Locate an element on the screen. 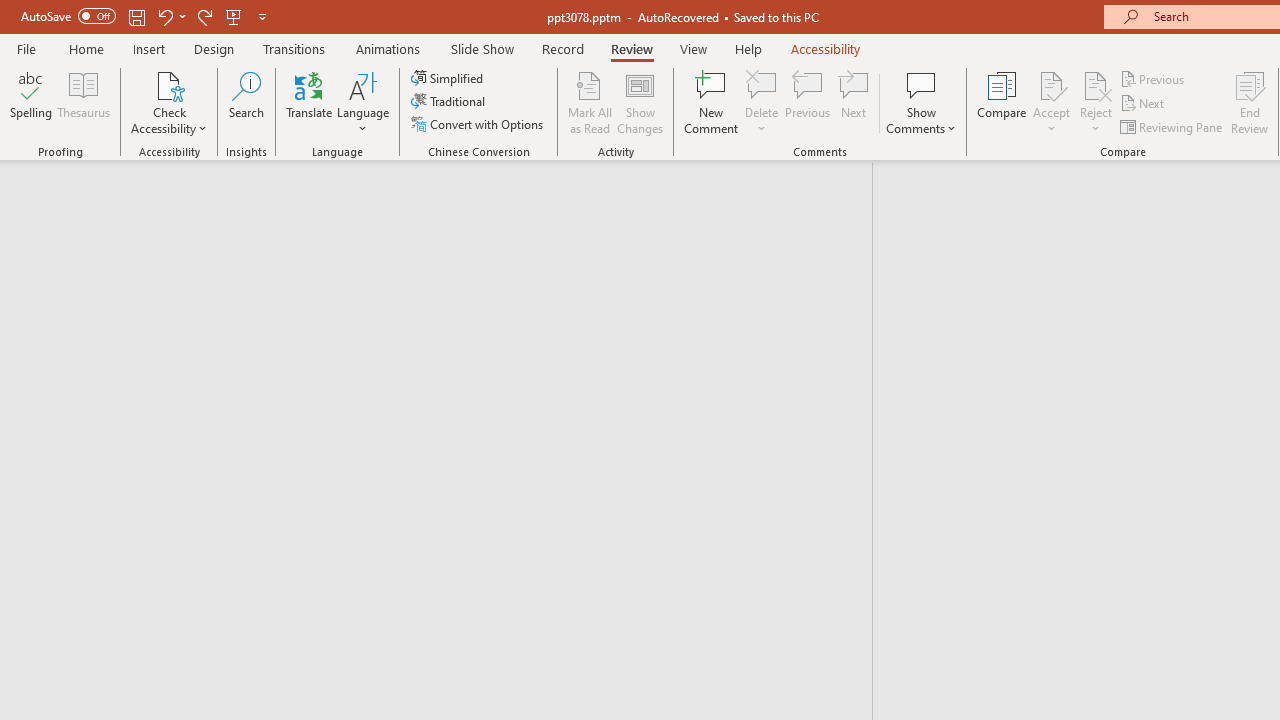 This screenshot has width=1280, height=720. 'End Review' is located at coordinates (1248, 103).